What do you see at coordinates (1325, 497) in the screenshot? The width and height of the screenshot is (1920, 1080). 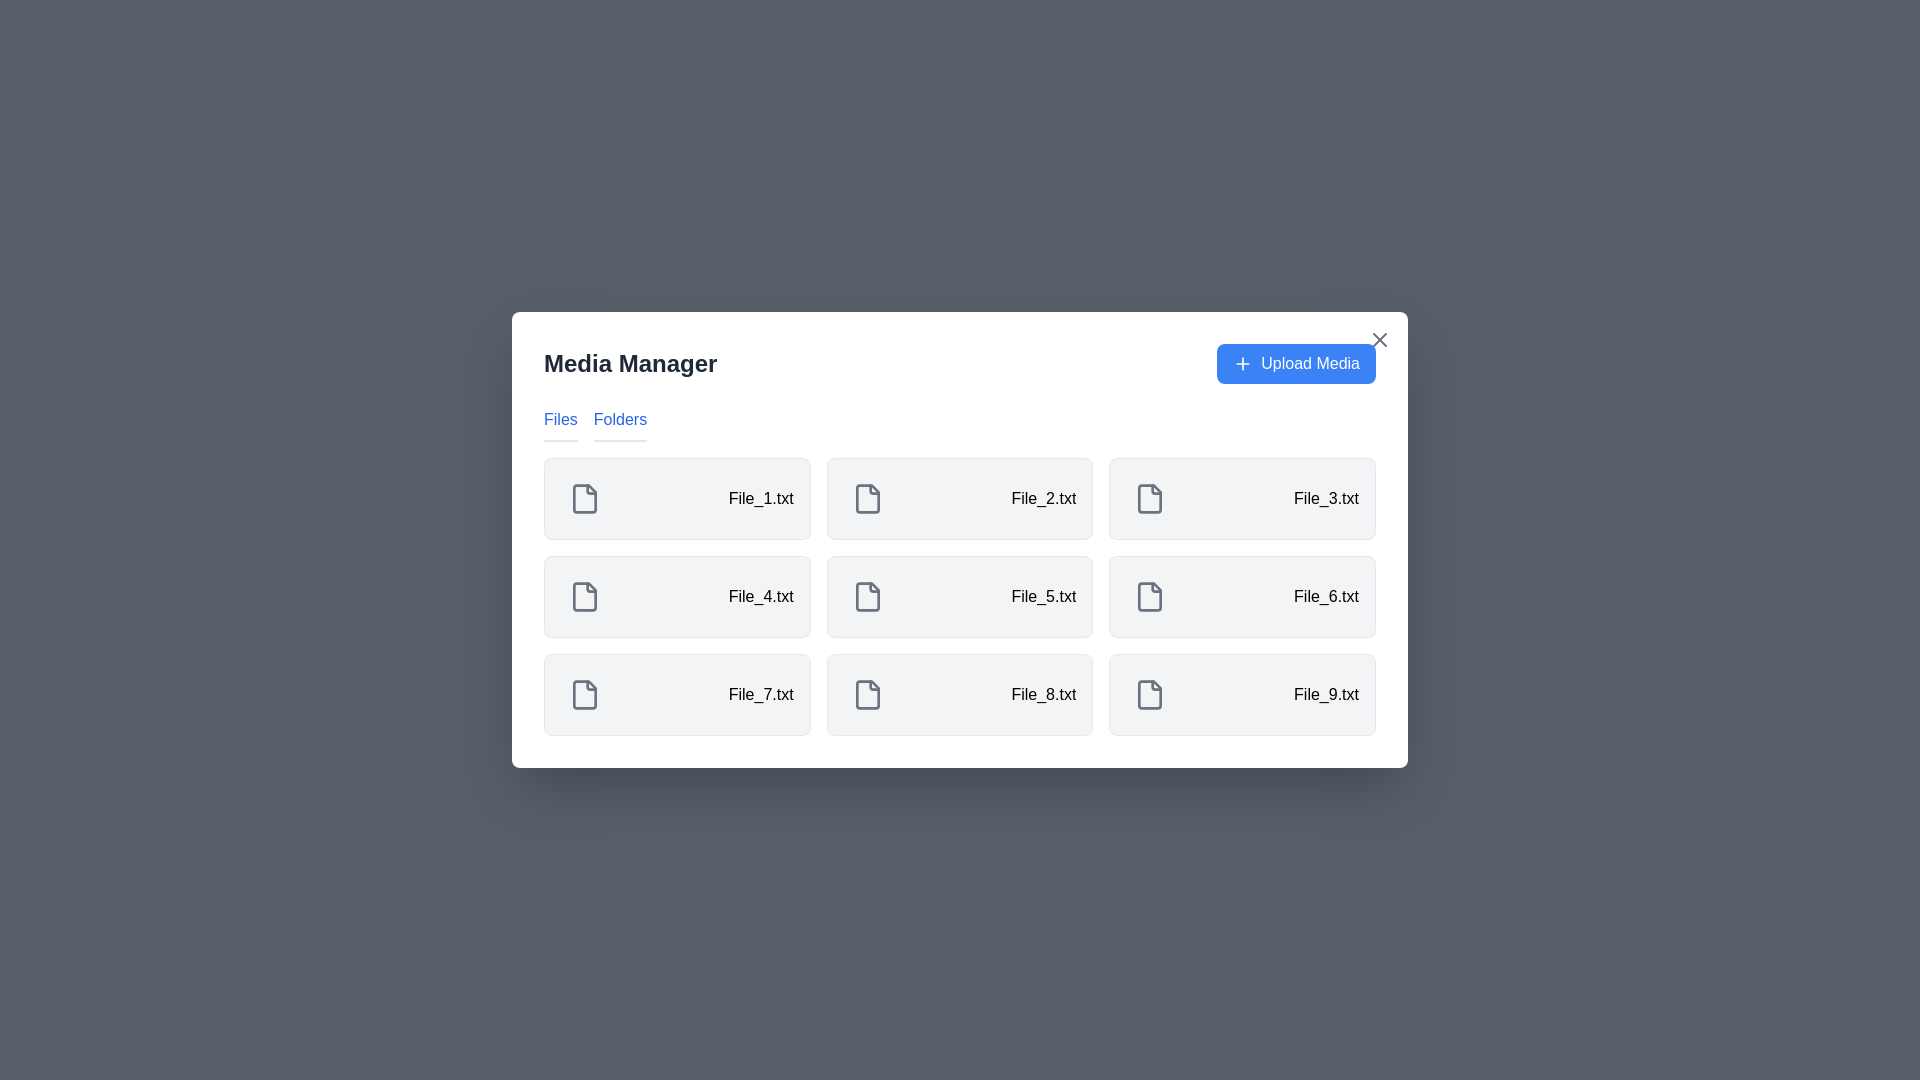 I see `the text label displaying 'File_3.txt' to rename the file` at bounding box center [1325, 497].